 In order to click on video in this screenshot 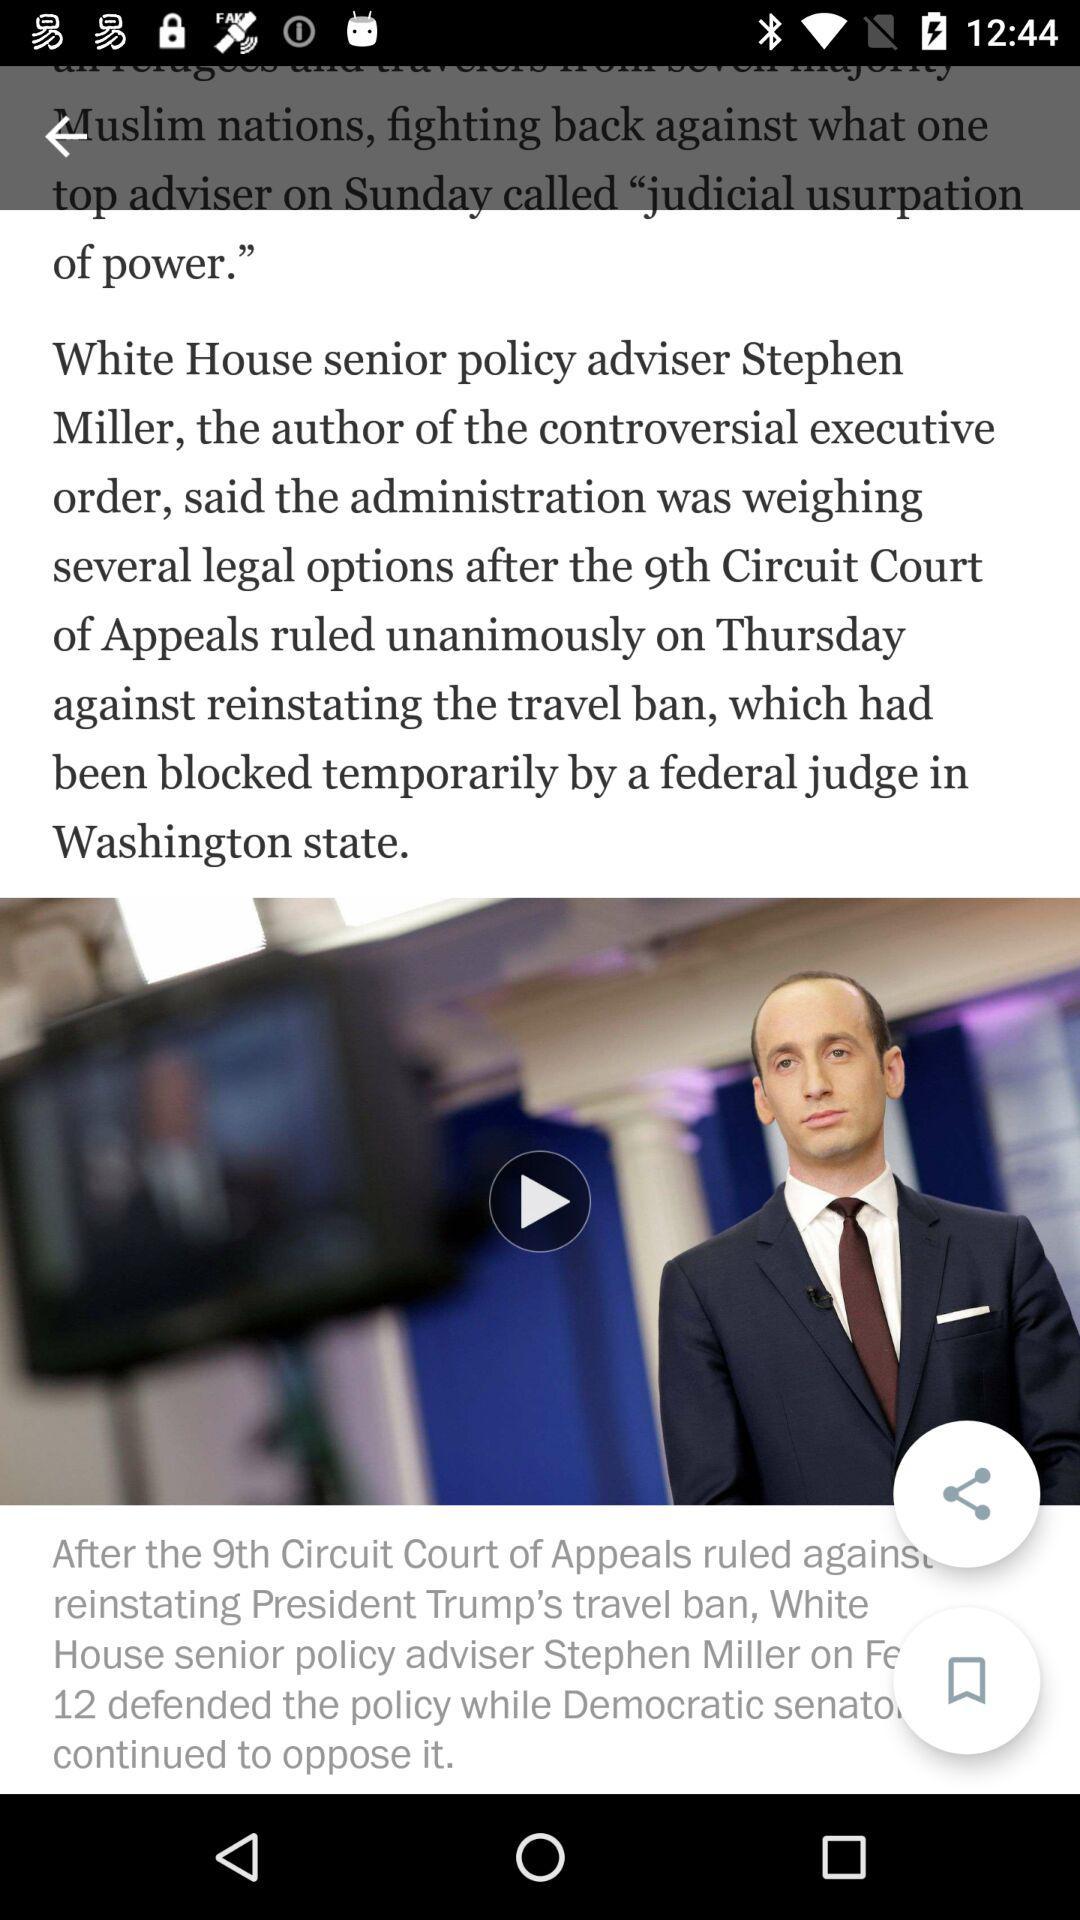, I will do `click(540, 1200)`.